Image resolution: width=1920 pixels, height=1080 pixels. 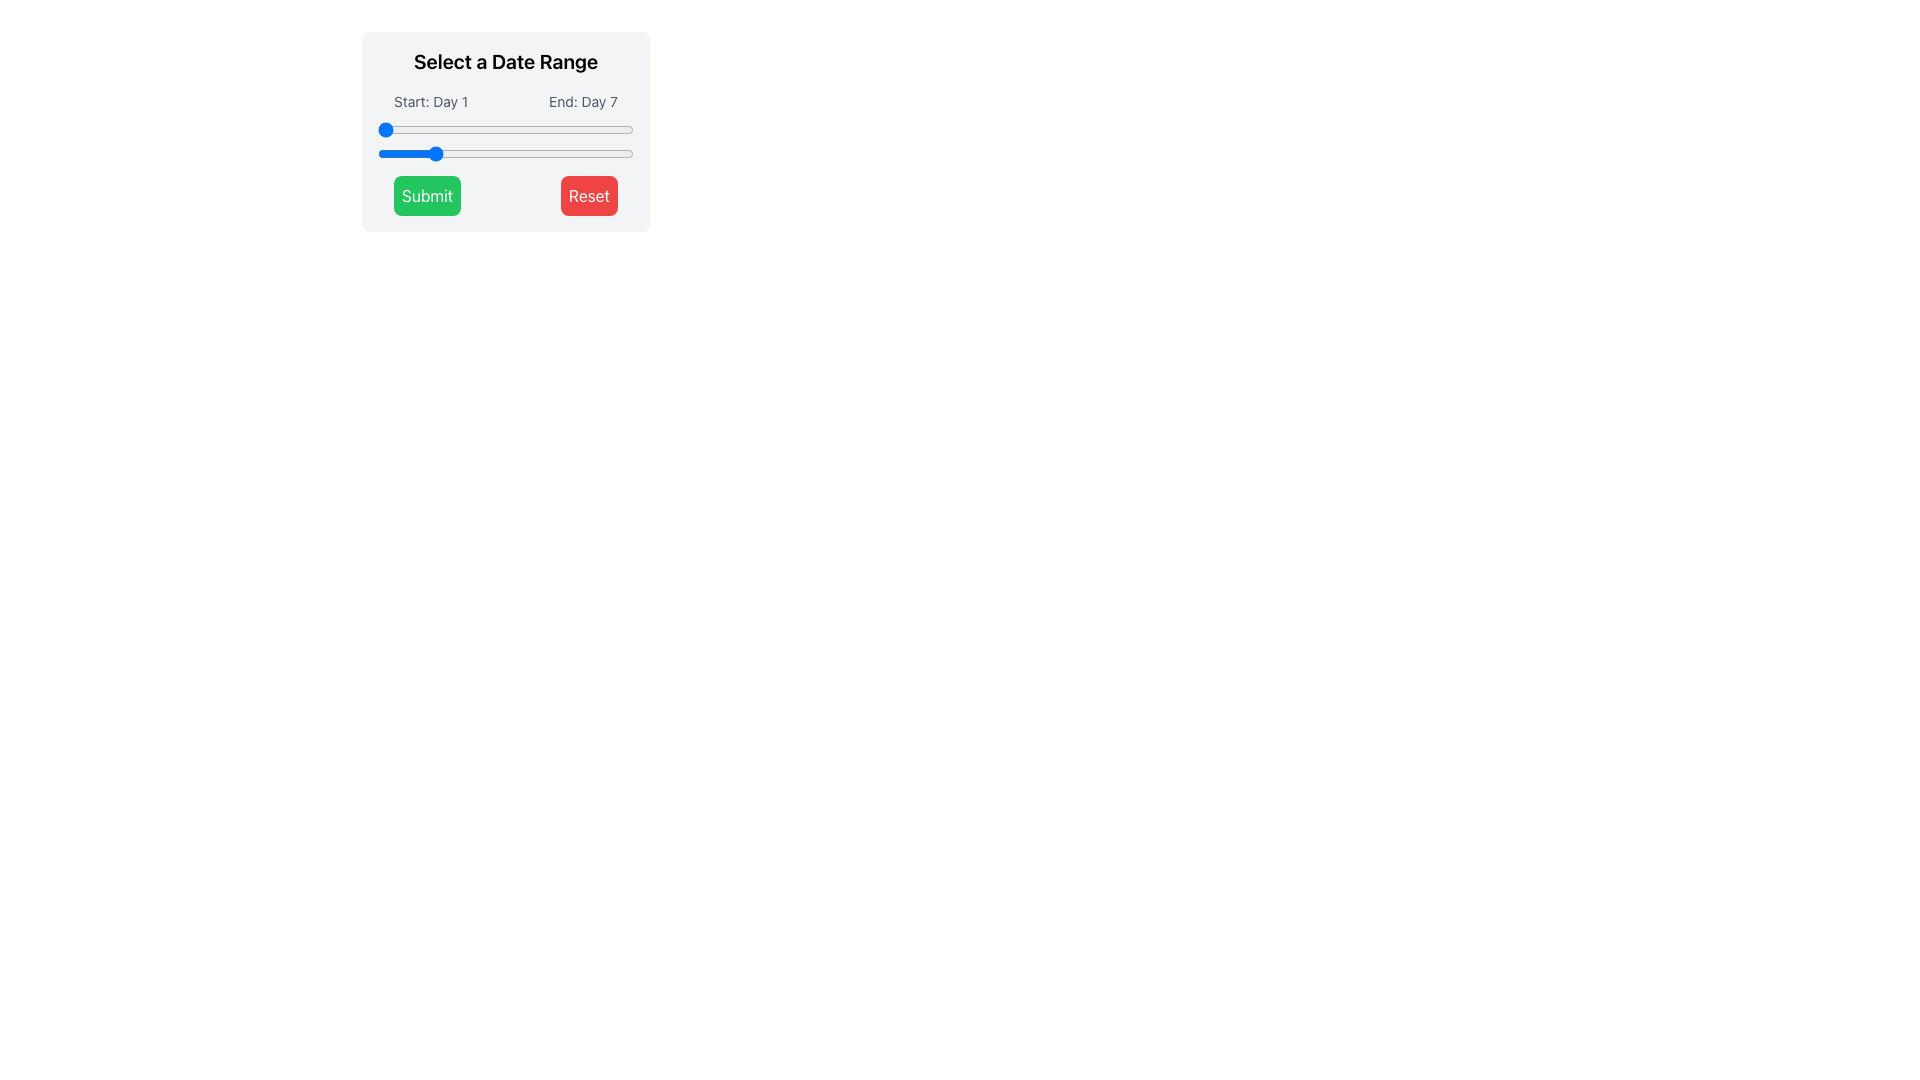 I want to click on the slider, so click(x=562, y=153).